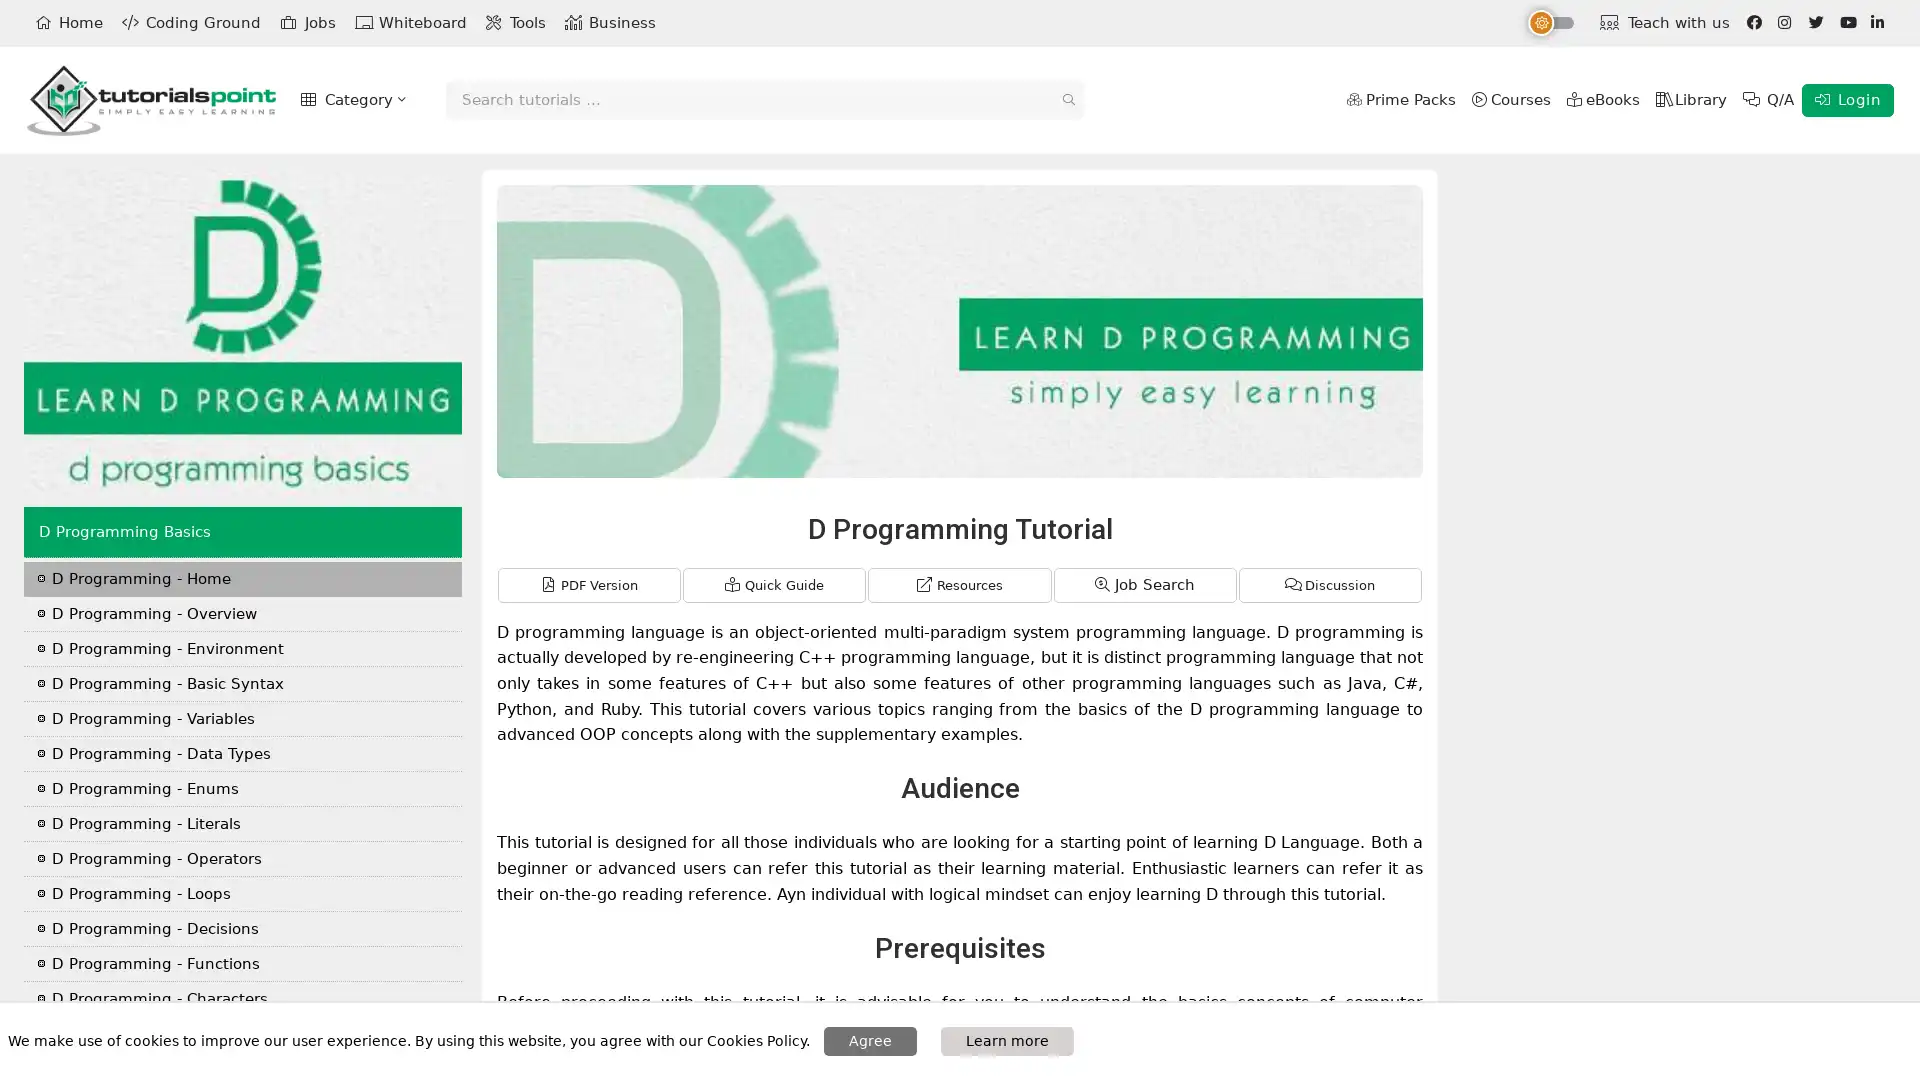 The image size is (1920, 1080). Describe the element at coordinates (1144, 563) in the screenshot. I see `Job Search` at that location.